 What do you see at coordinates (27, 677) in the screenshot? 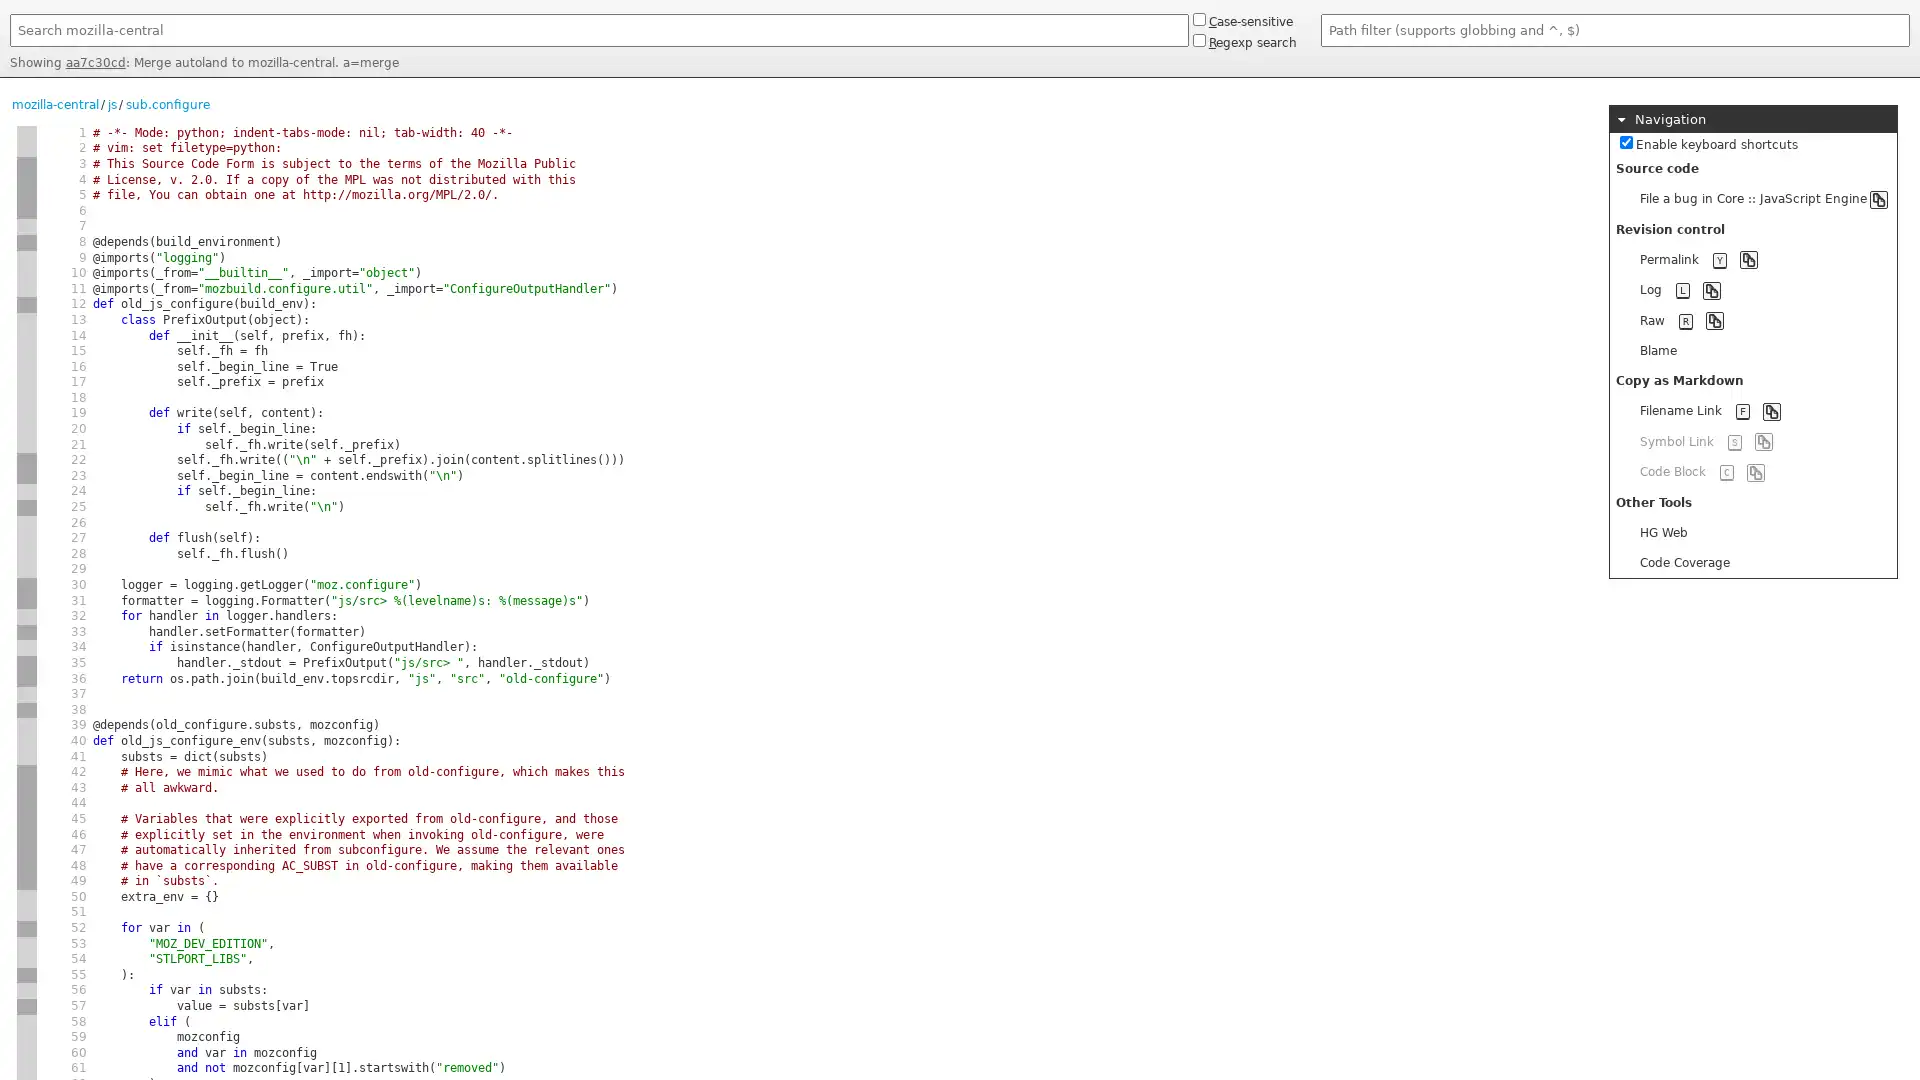
I see `same hash 3` at bounding box center [27, 677].